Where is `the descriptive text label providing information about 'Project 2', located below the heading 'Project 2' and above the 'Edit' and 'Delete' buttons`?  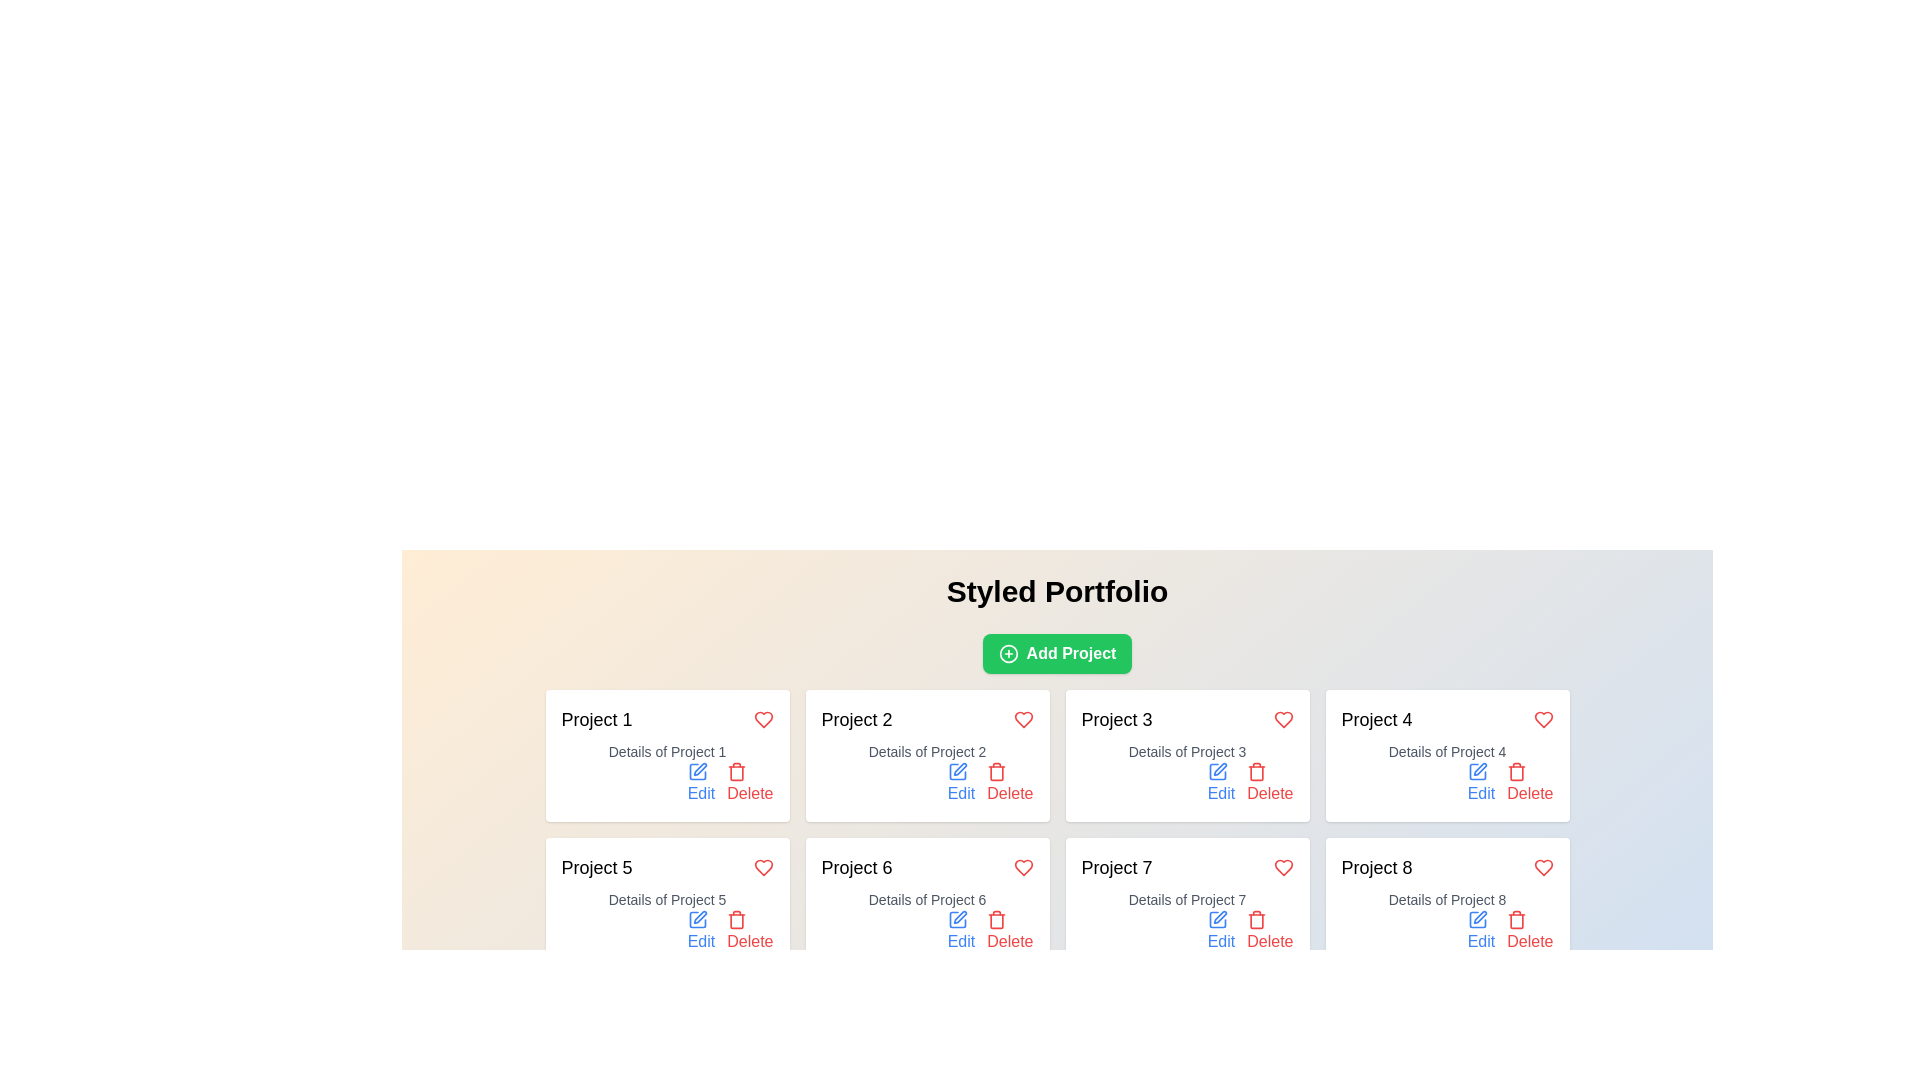 the descriptive text label providing information about 'Project 2', located below the heading 'Project 2' and above the 'Edit' and 'Delete' buttons is located at coordinates (926, 752).